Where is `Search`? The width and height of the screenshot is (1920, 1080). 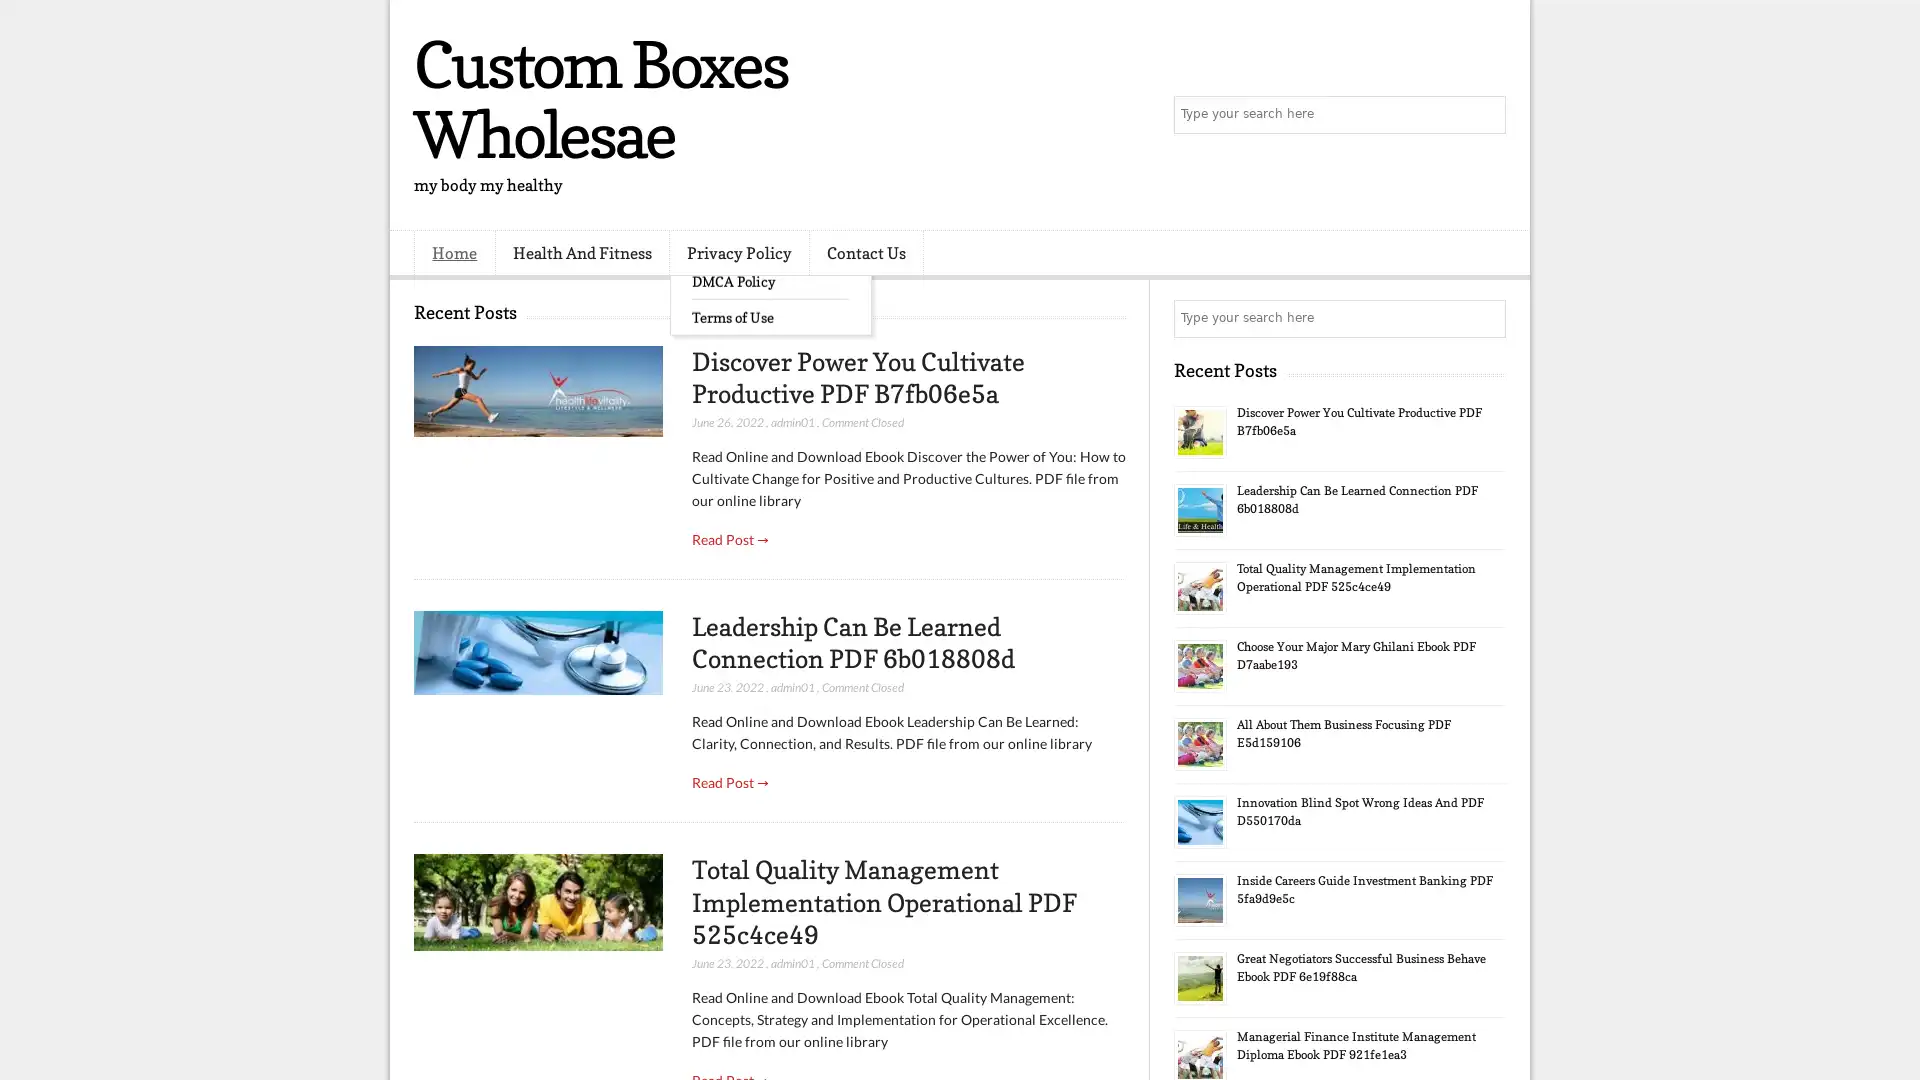 Search is located at coordinates (1485, 115).